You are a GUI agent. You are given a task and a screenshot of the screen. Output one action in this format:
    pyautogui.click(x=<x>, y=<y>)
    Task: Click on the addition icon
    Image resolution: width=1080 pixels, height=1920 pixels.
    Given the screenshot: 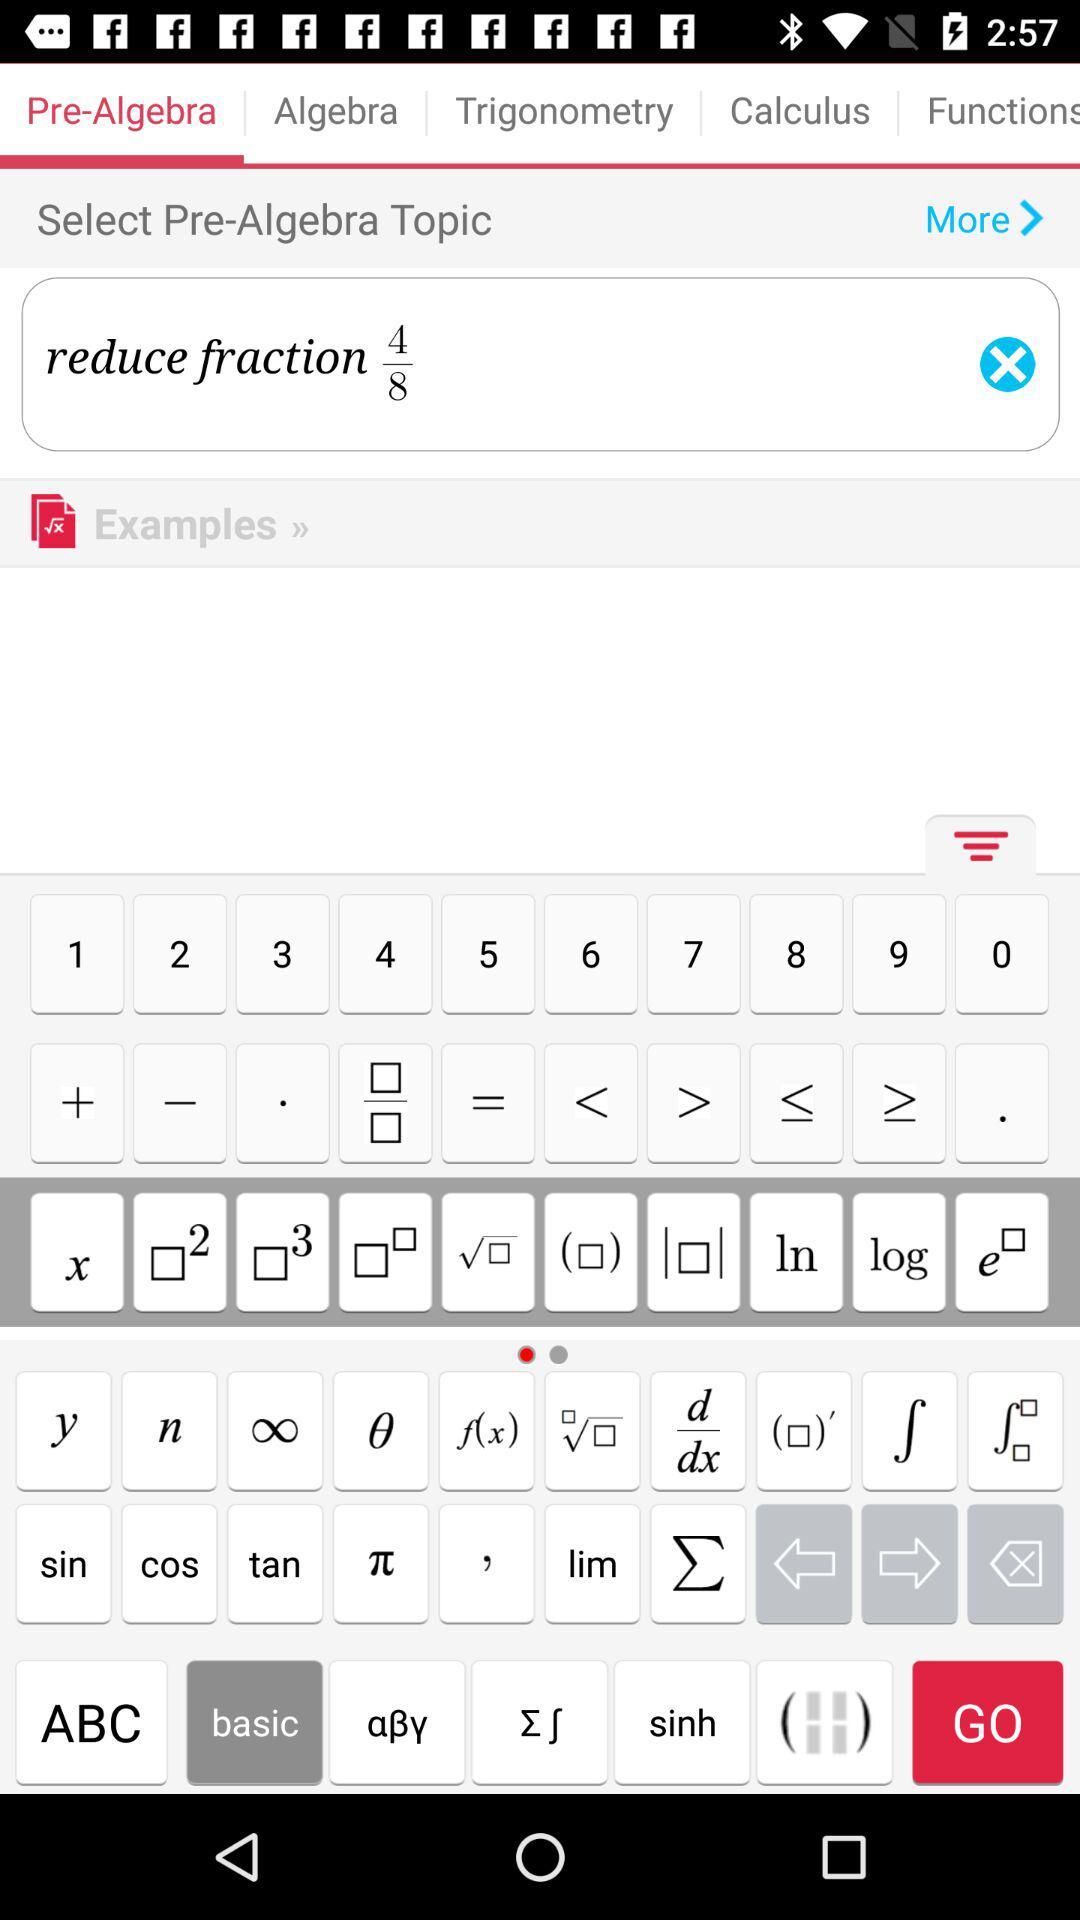 What is the action you would take?
    pyautogui.click(x=76, y=1101)
    